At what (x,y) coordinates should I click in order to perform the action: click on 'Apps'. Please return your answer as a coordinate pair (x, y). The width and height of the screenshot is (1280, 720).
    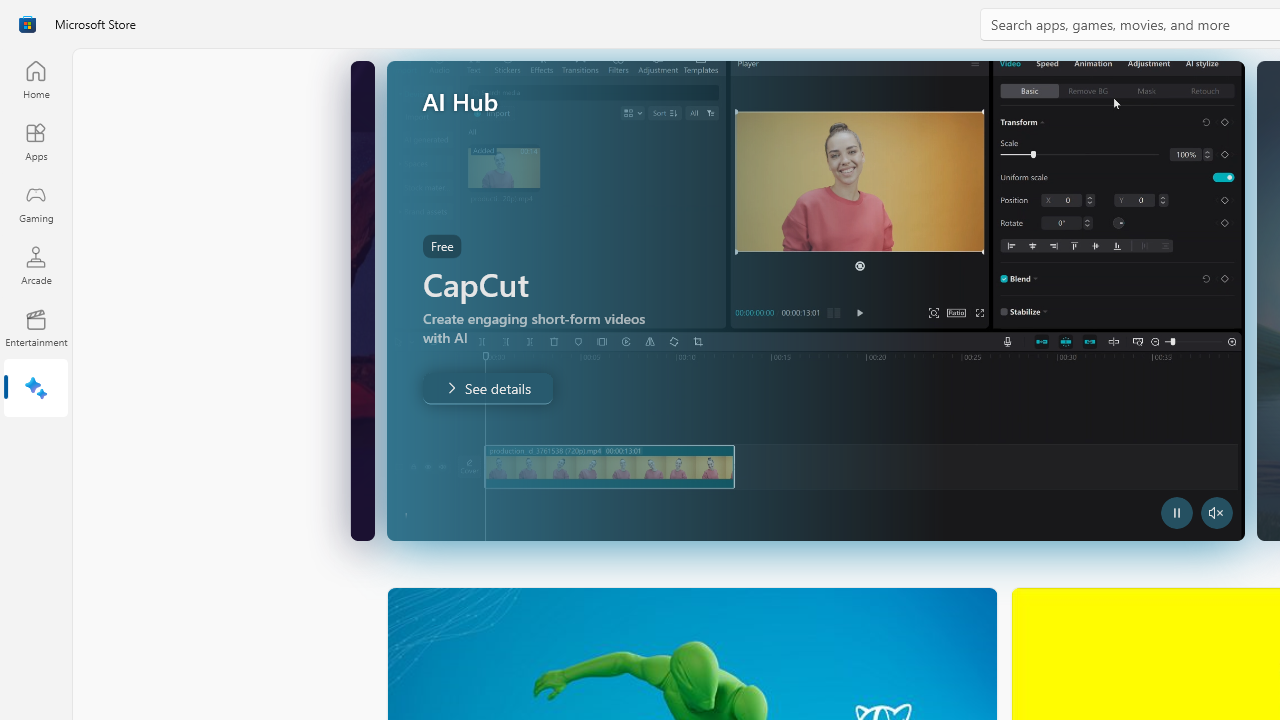
    Looking at the image, I should click on (35, 140).